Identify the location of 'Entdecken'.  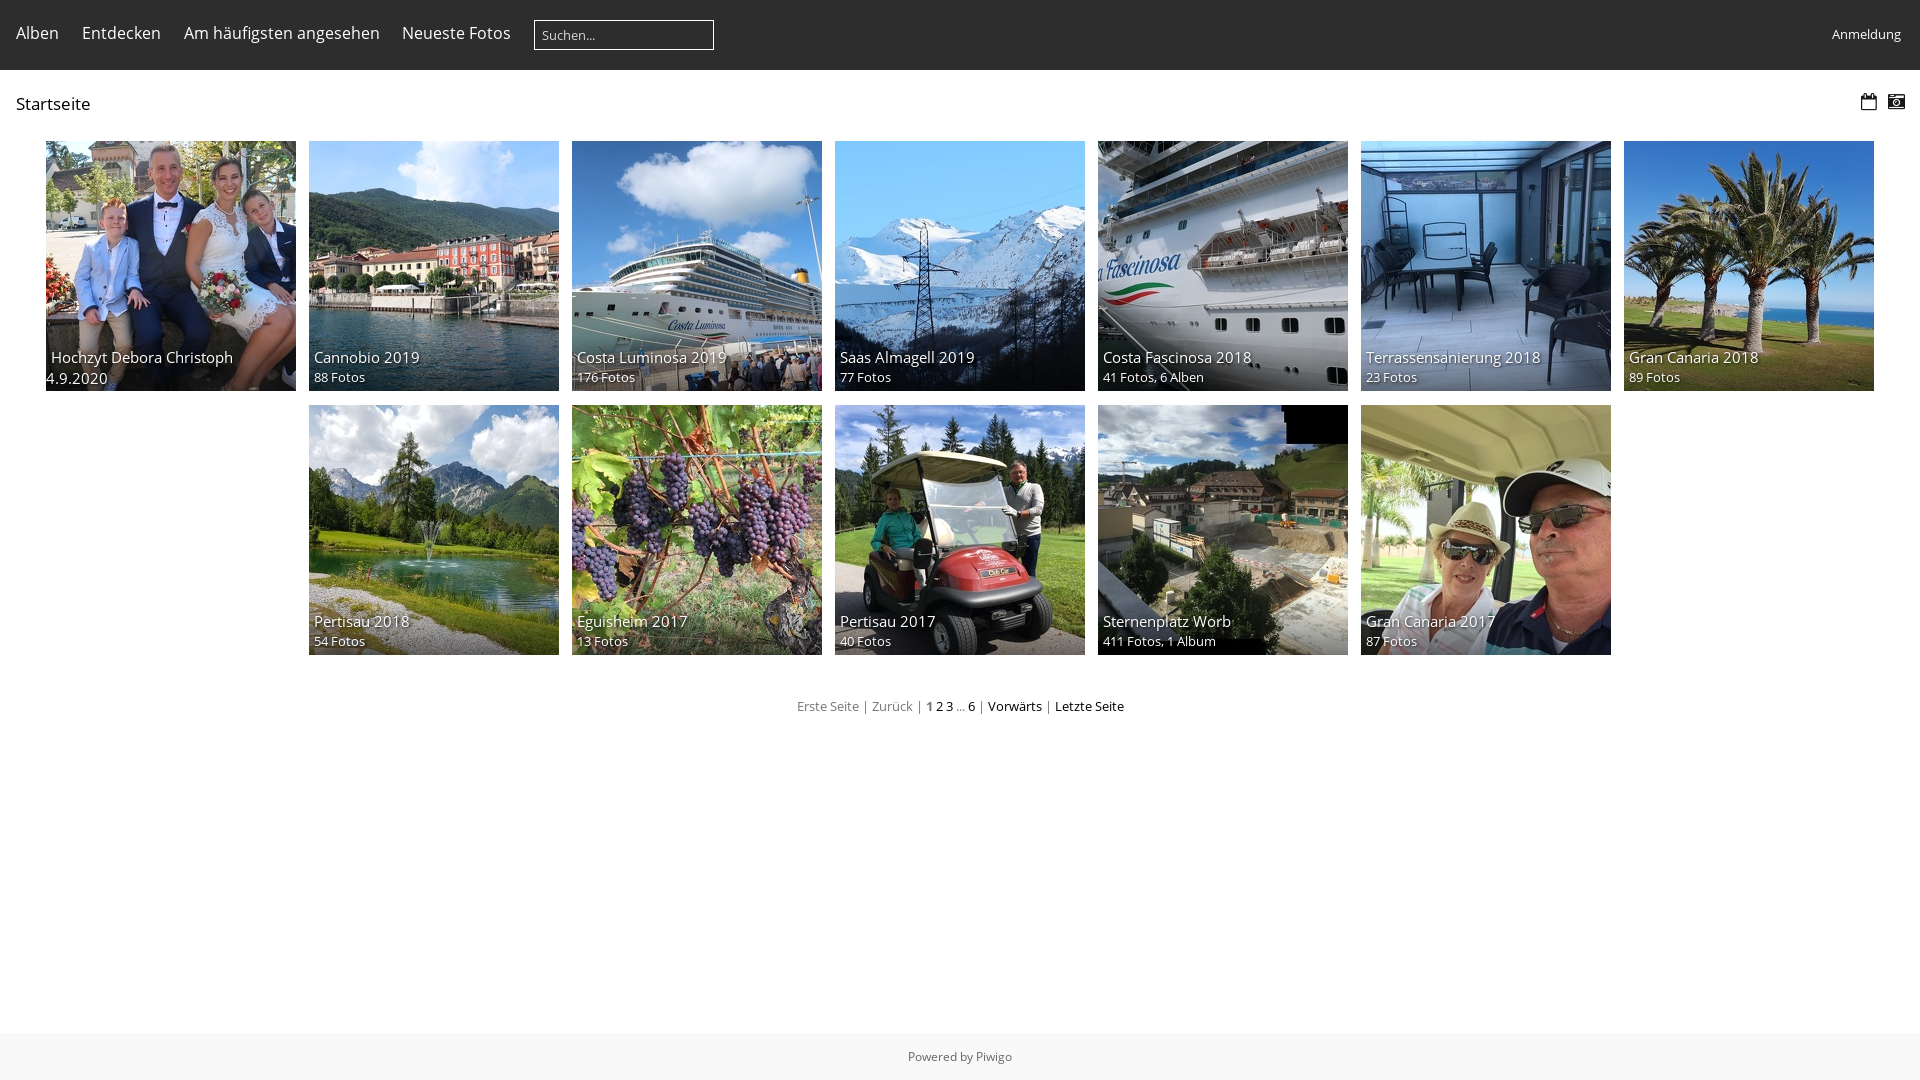
(120, 33).